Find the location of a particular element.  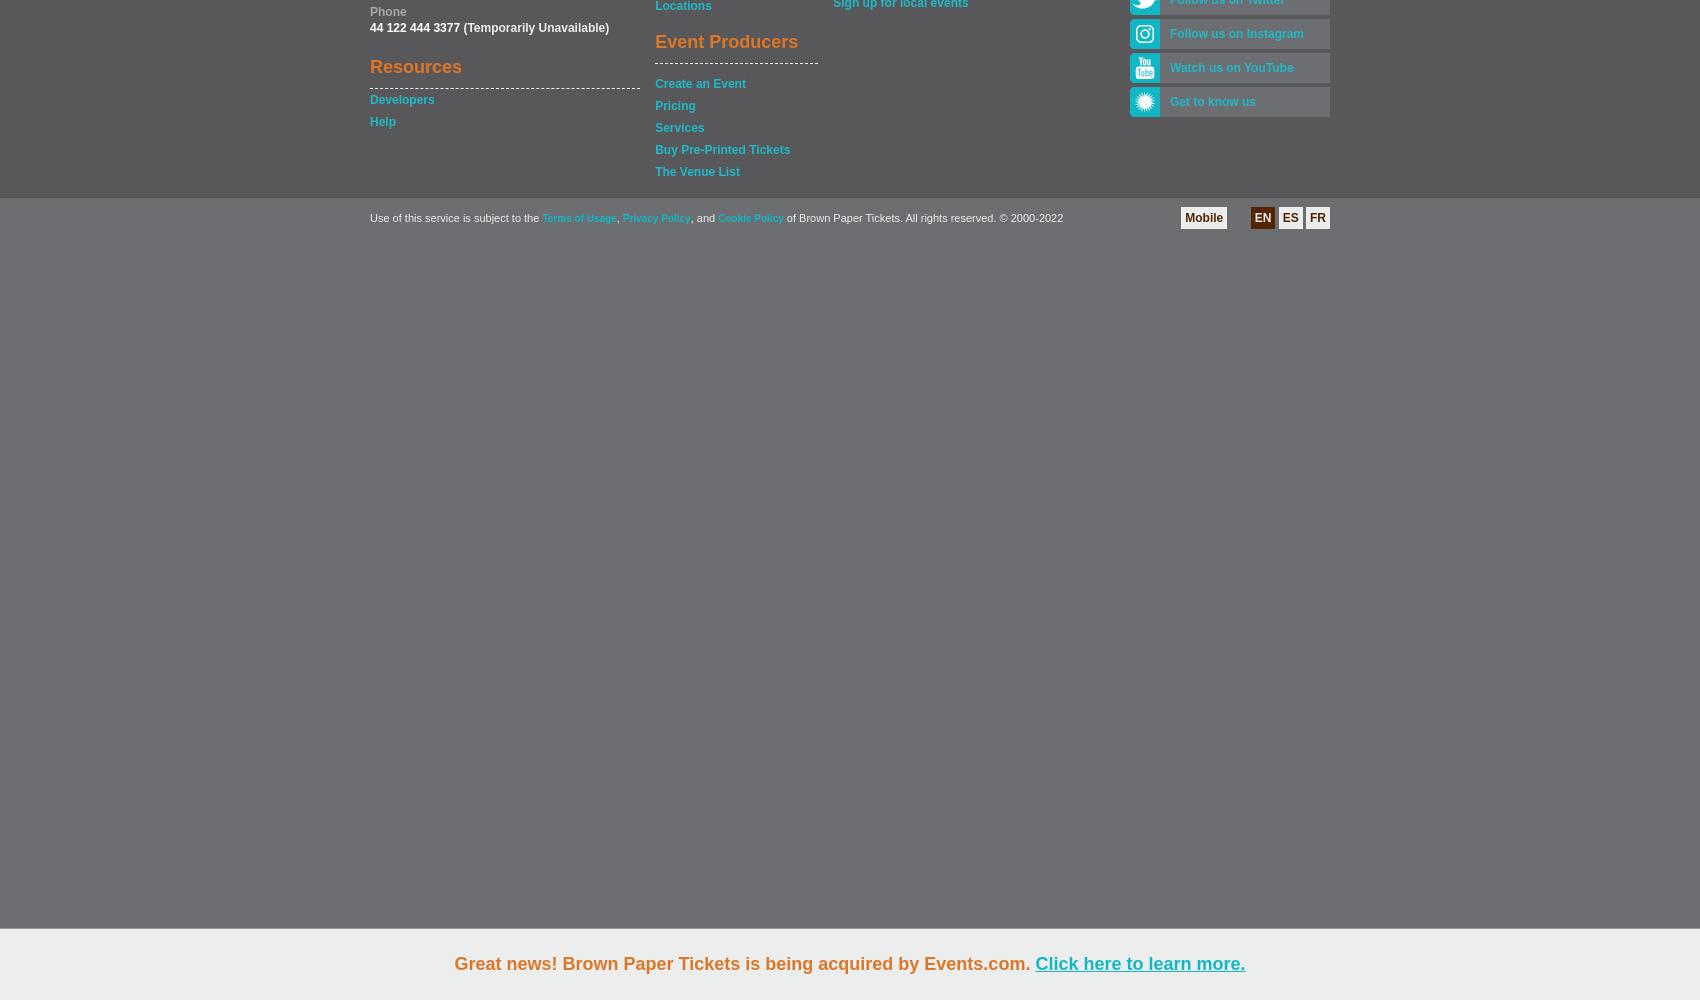

'Privacy Policy' is located at coordinates (656, 217).